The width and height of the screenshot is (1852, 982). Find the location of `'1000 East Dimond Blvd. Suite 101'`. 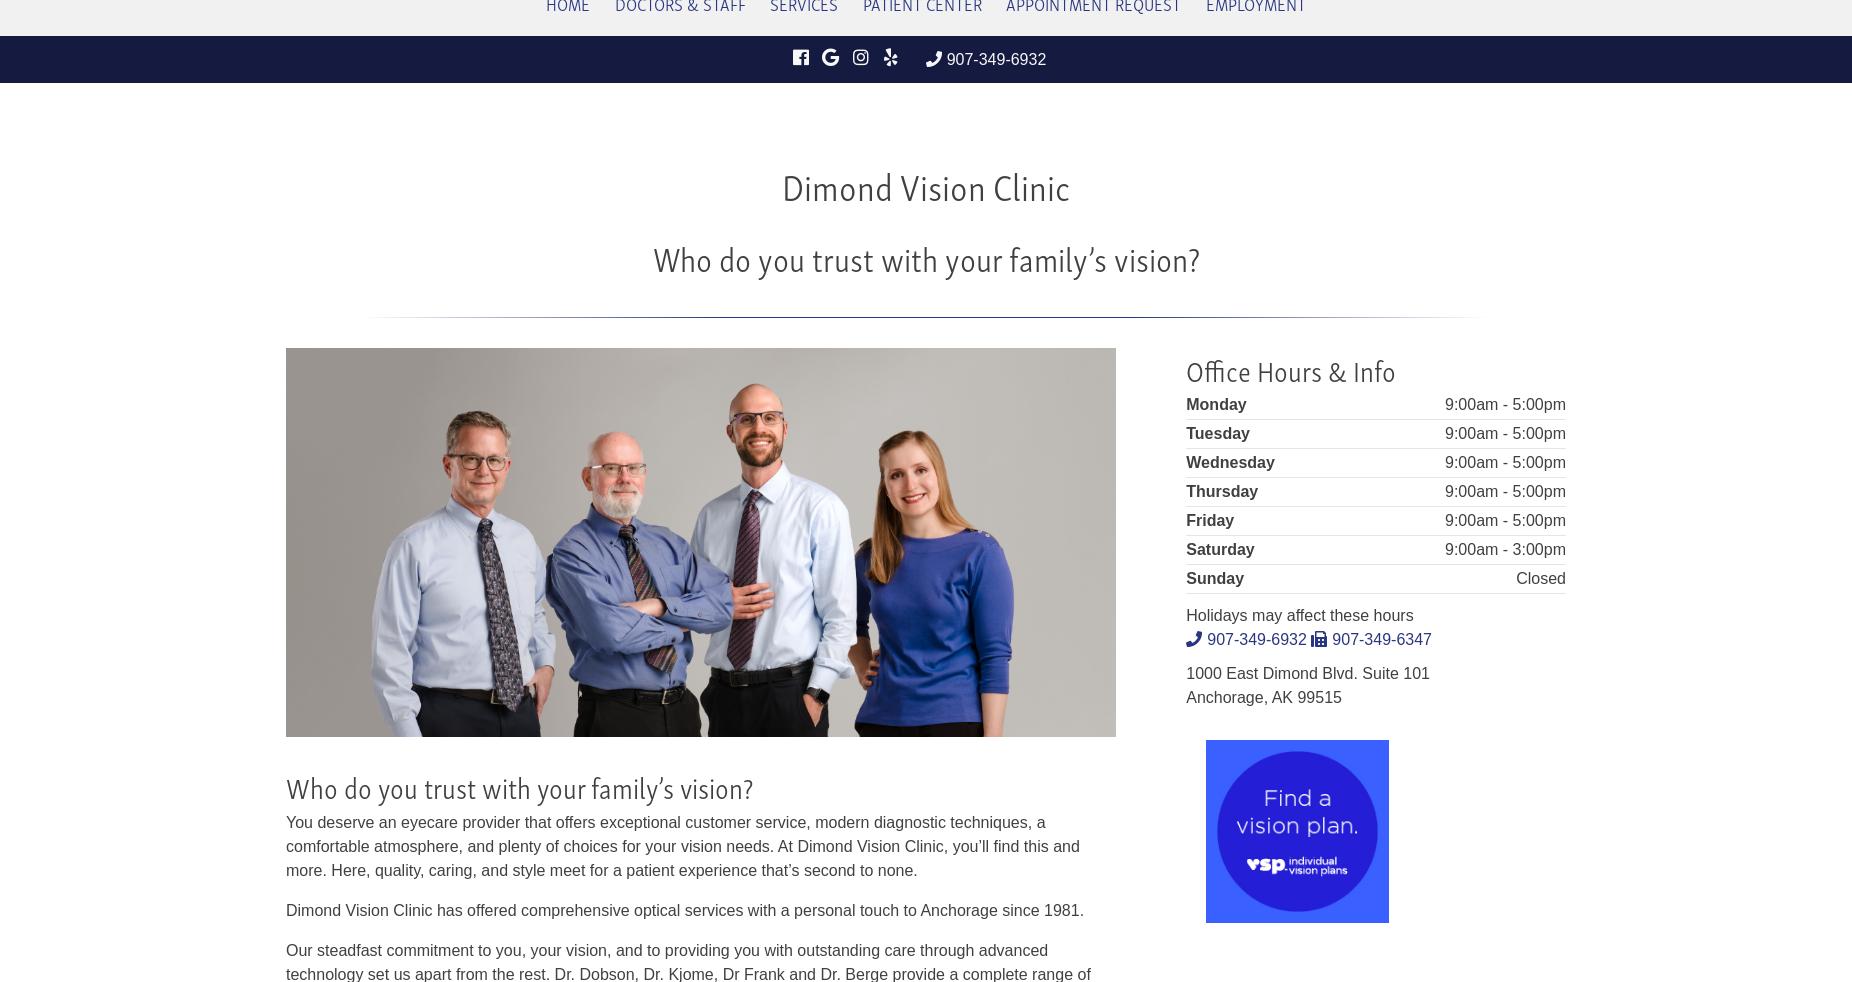

'1000 East Dimond Blvd. Suite 101' is located at coordinates (1307, 672).